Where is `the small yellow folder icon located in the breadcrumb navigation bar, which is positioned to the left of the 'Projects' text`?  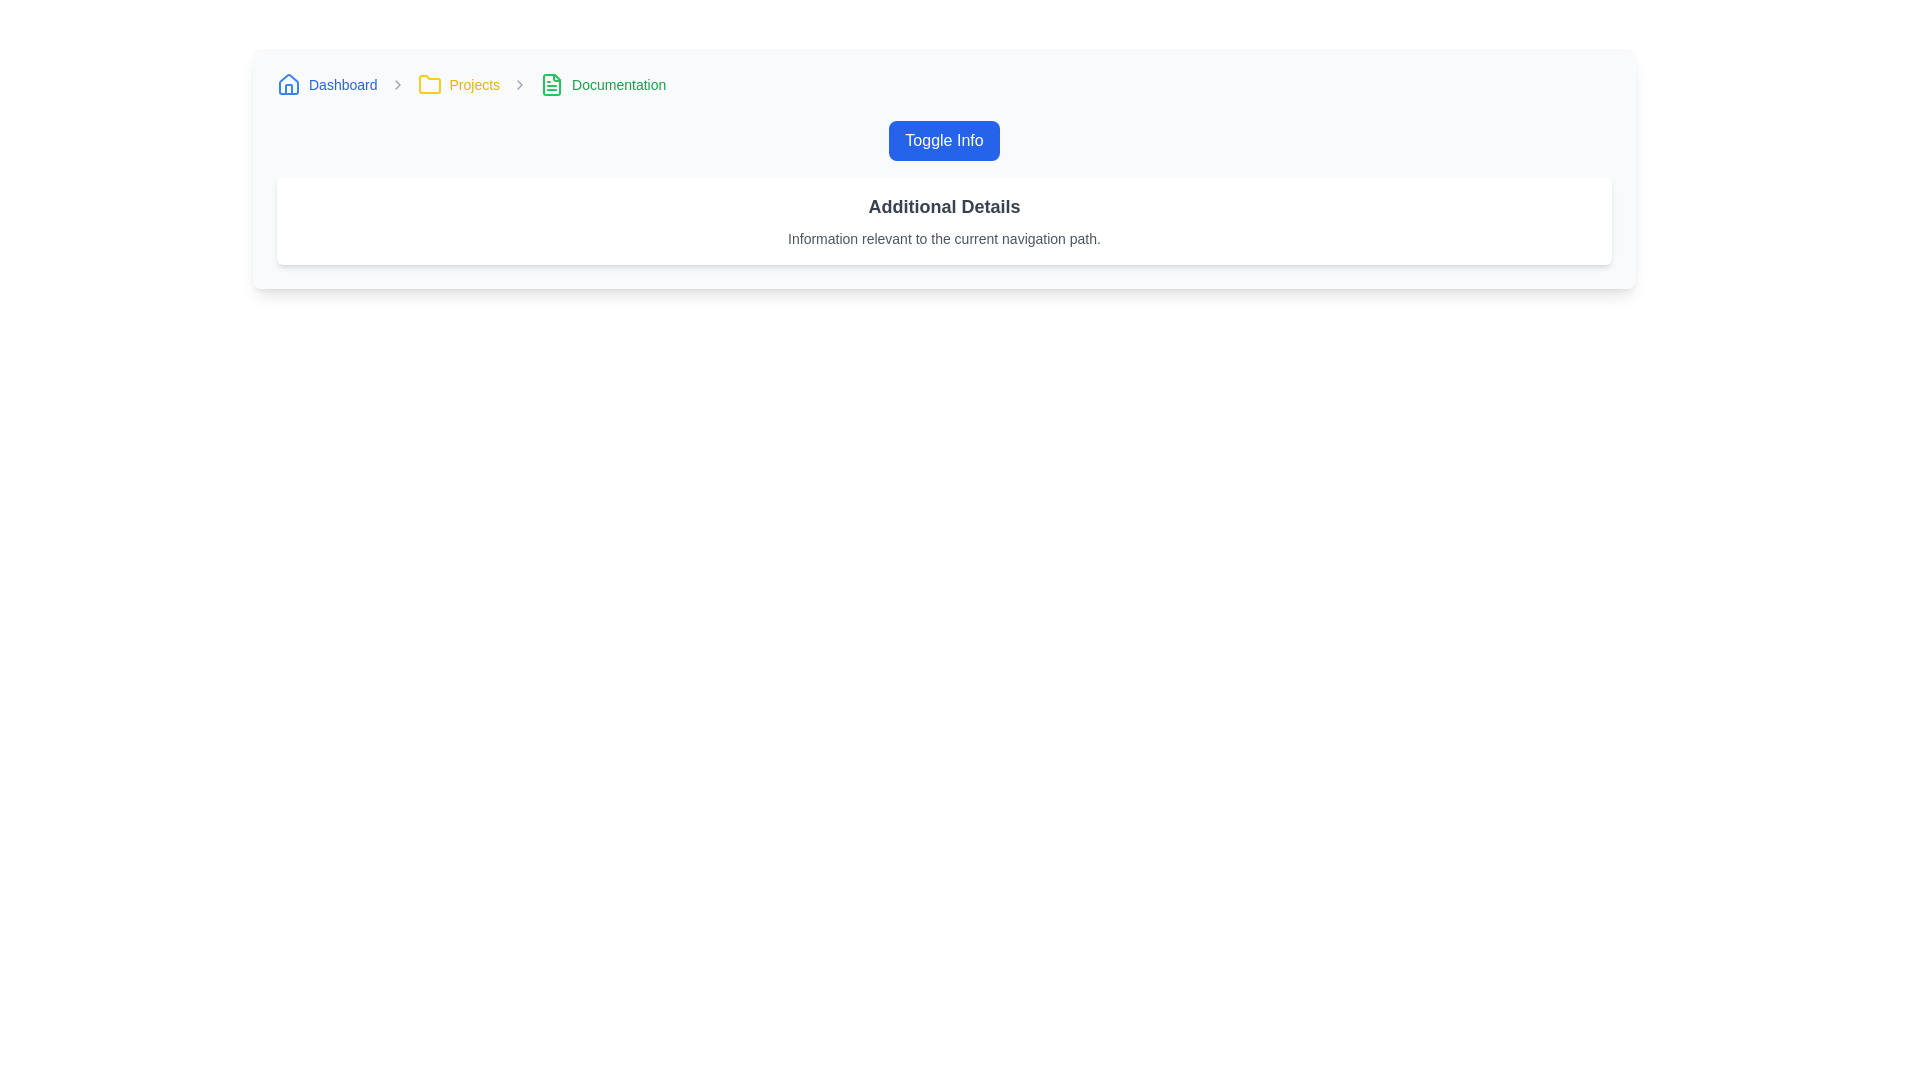
the small yellow folder icon located in the breadcrumb navigation bar, which is positioned to the left of the 'Projects' text is located at coordinates (428, 83).